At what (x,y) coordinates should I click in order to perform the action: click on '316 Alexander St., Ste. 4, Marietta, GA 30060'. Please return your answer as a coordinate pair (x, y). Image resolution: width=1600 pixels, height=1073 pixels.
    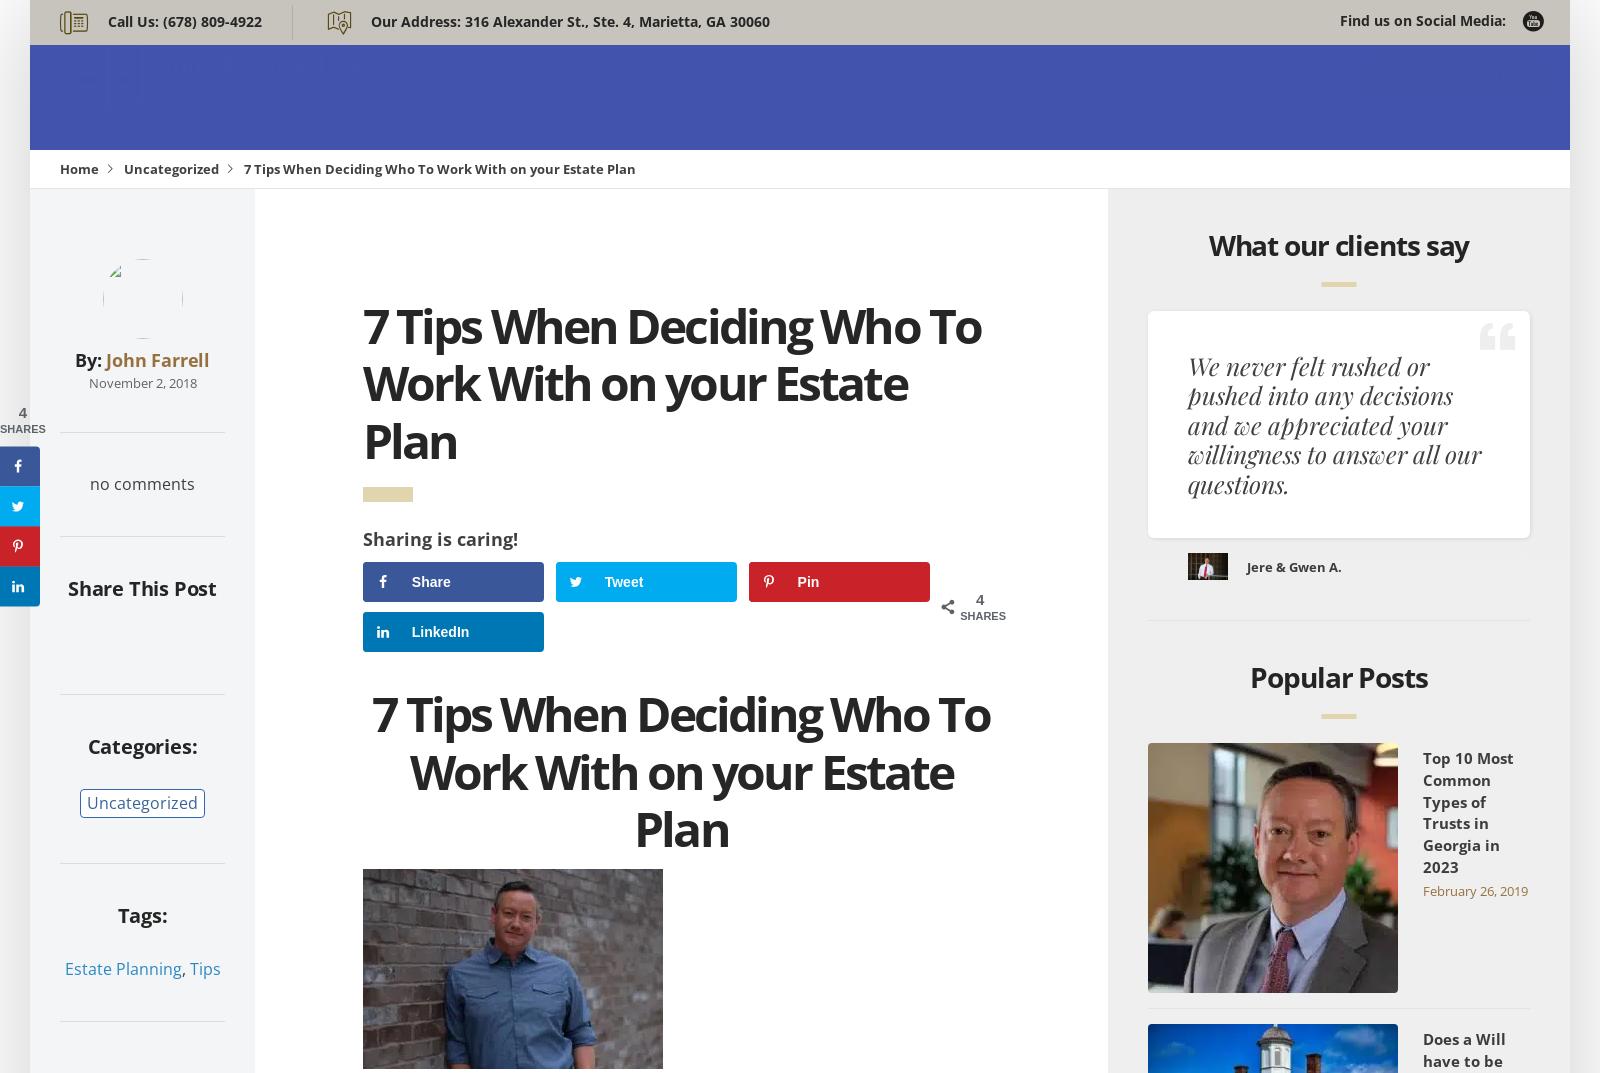
    Looking at the image, I should click on (617, 20).